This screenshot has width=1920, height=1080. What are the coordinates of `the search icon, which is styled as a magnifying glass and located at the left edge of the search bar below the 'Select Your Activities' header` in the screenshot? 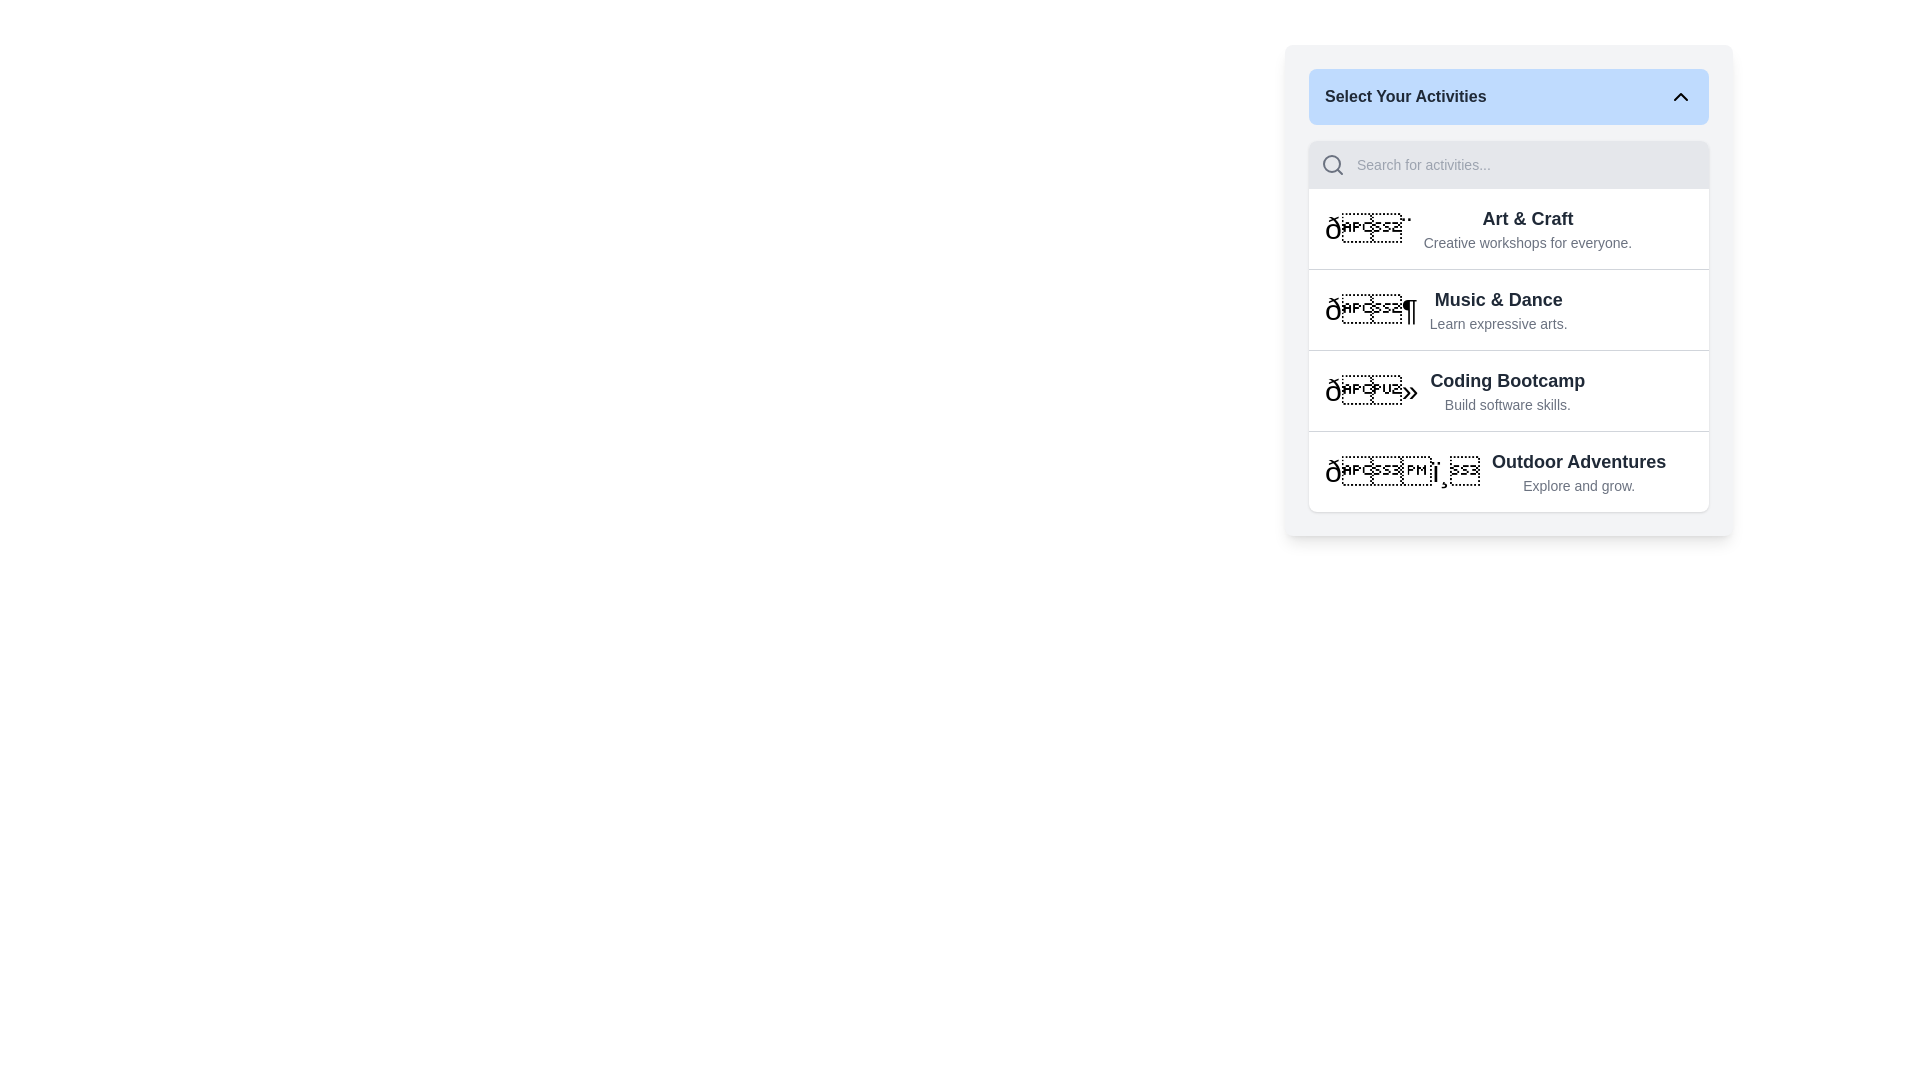 It's located at (1333, 164).